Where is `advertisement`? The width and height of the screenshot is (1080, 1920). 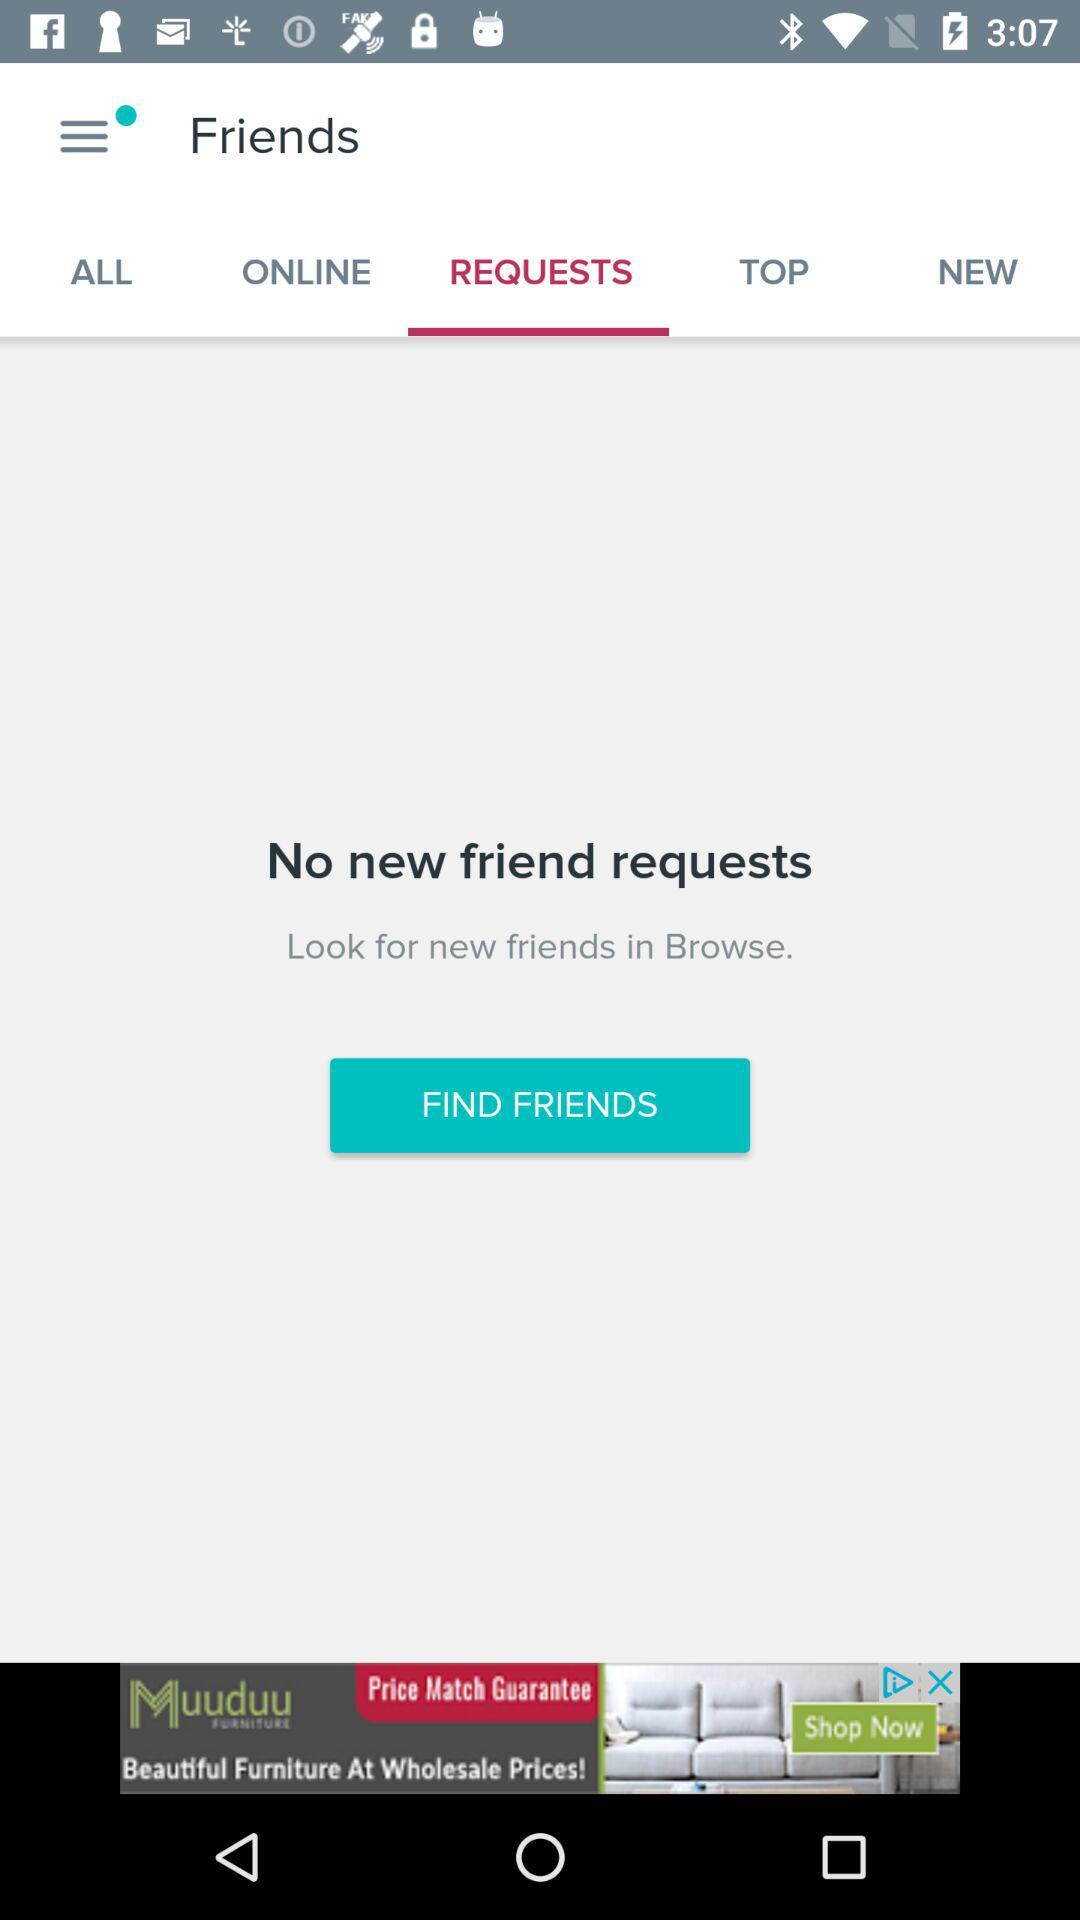 advertisement is located at coordinates (540, 1727).